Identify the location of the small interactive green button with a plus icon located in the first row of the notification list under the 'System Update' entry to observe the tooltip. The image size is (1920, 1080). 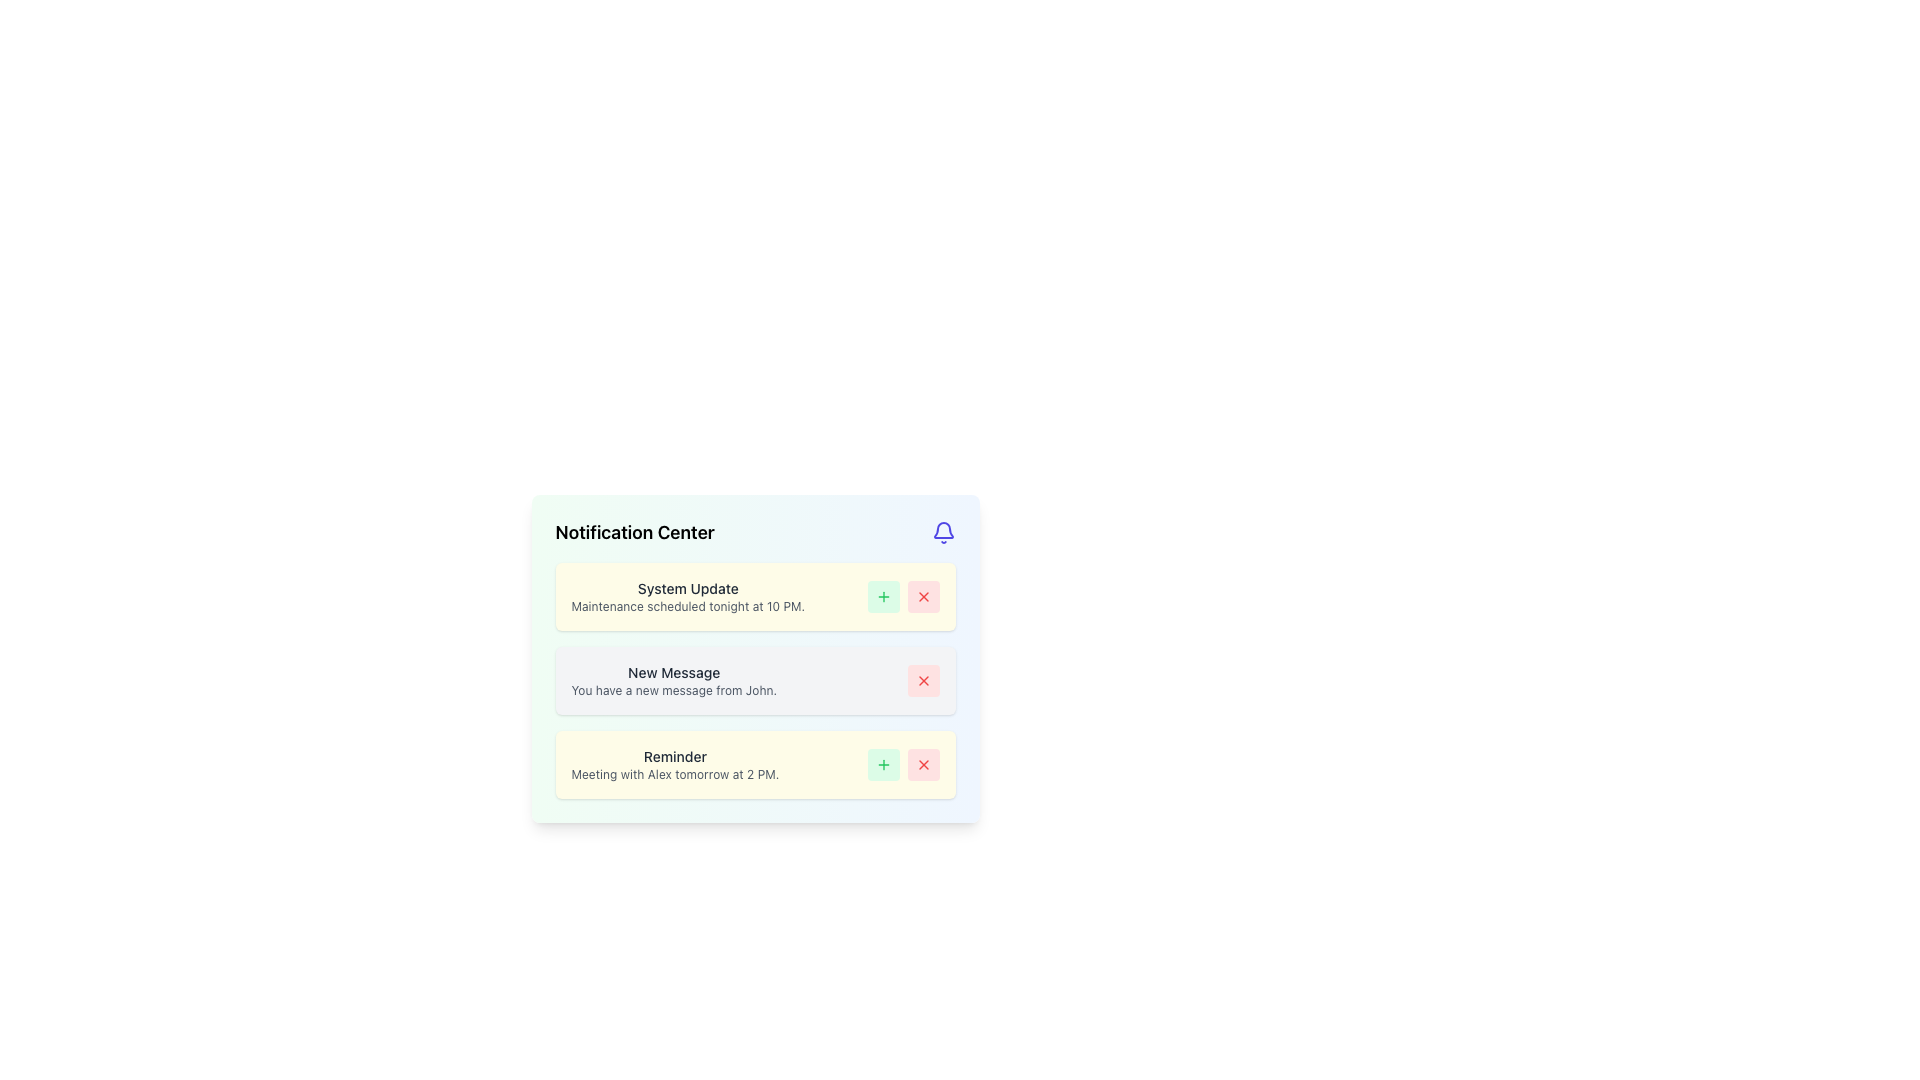
(882, 596).